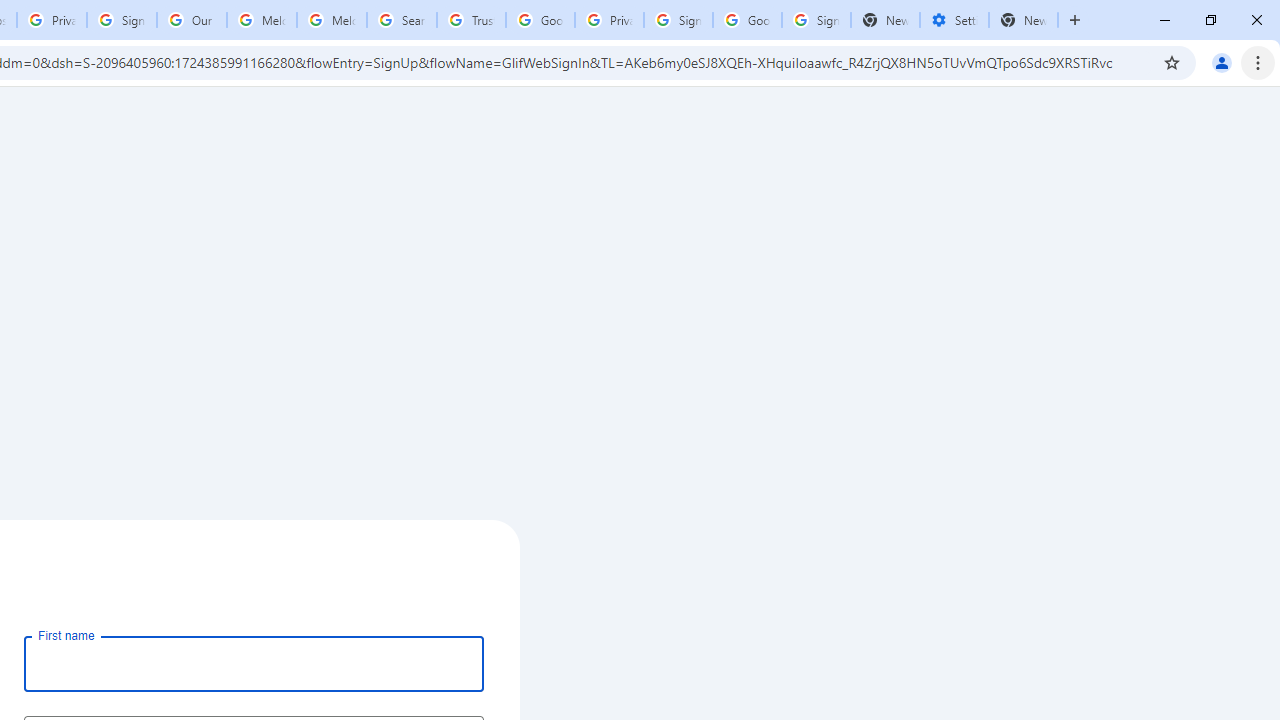 The image size is (1280, 720). What do you see at coordinates (678, 20) in the screenshot?
I see `'Sign in - Google Accounts'` at bounding box center [678, 20].